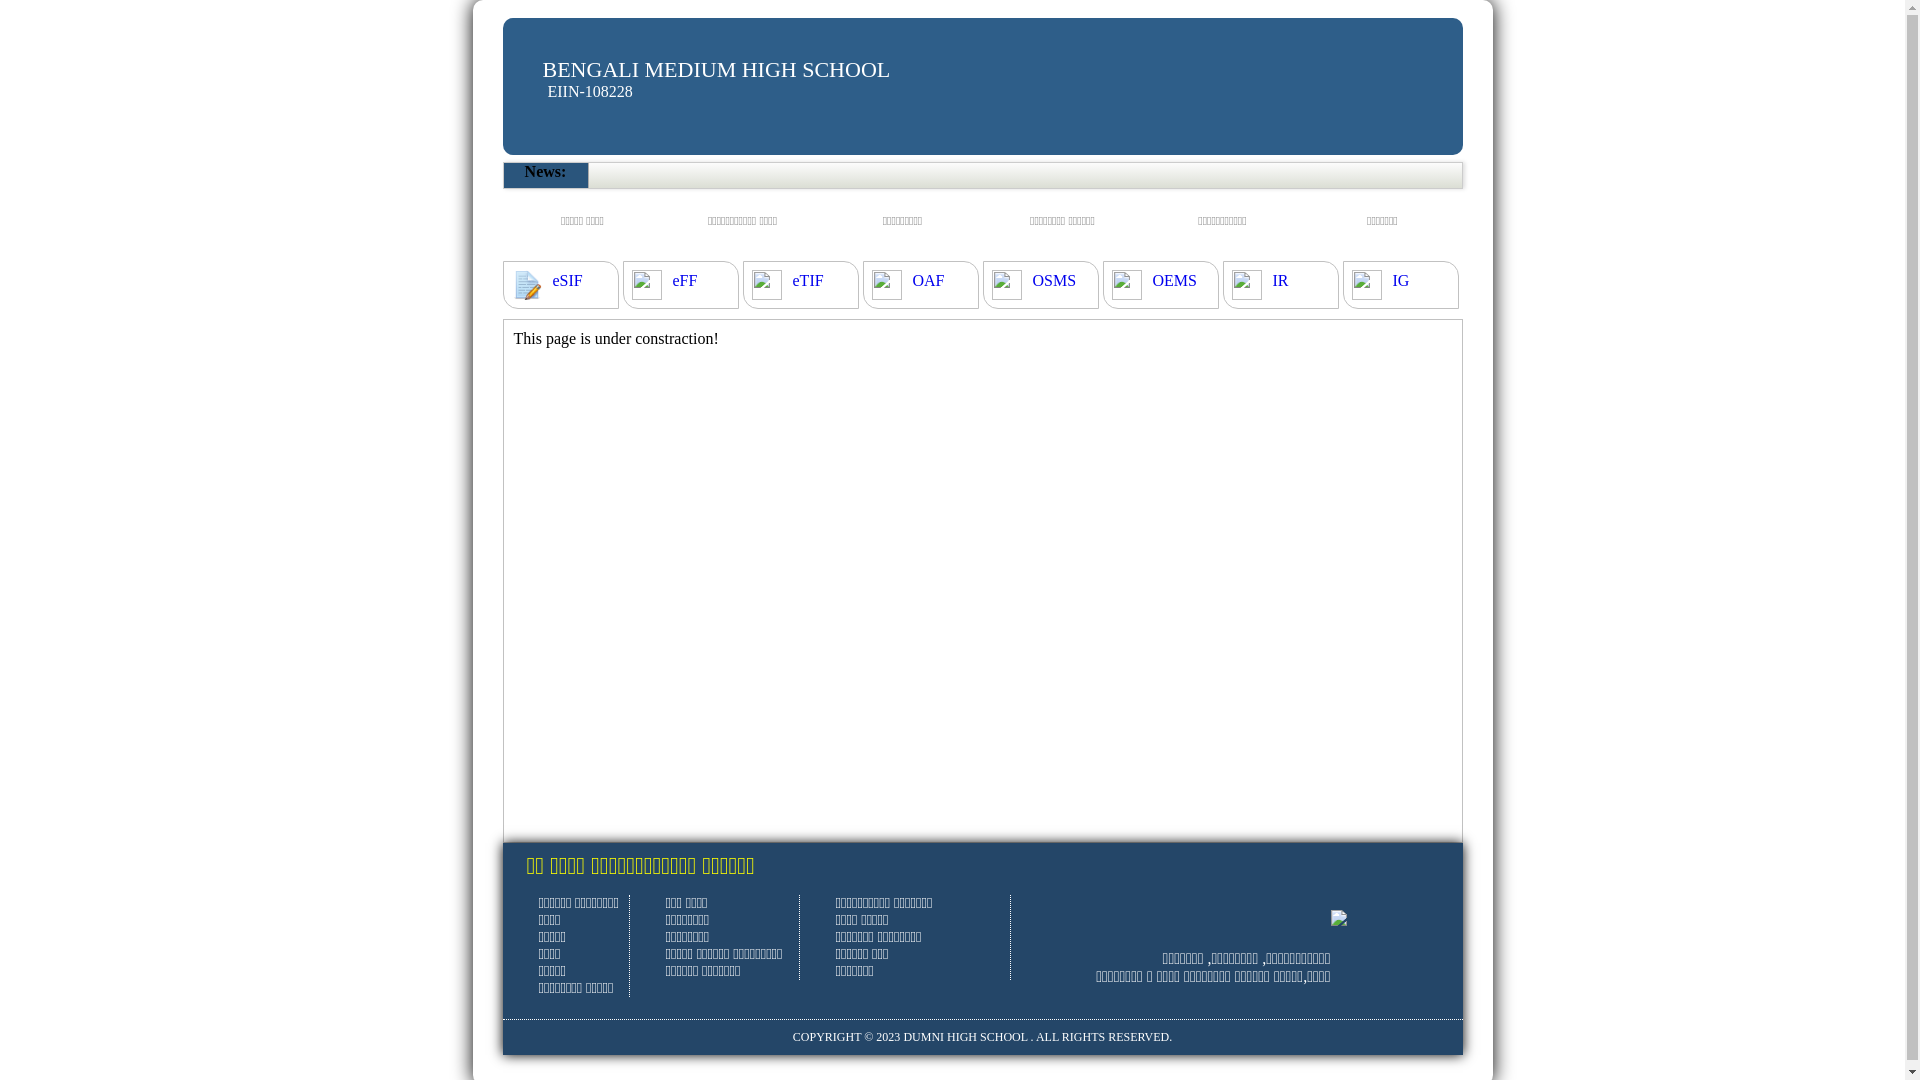  Describe the element at coordinates (911, 281) in the screenshot. I see `'OAF'` at that location.